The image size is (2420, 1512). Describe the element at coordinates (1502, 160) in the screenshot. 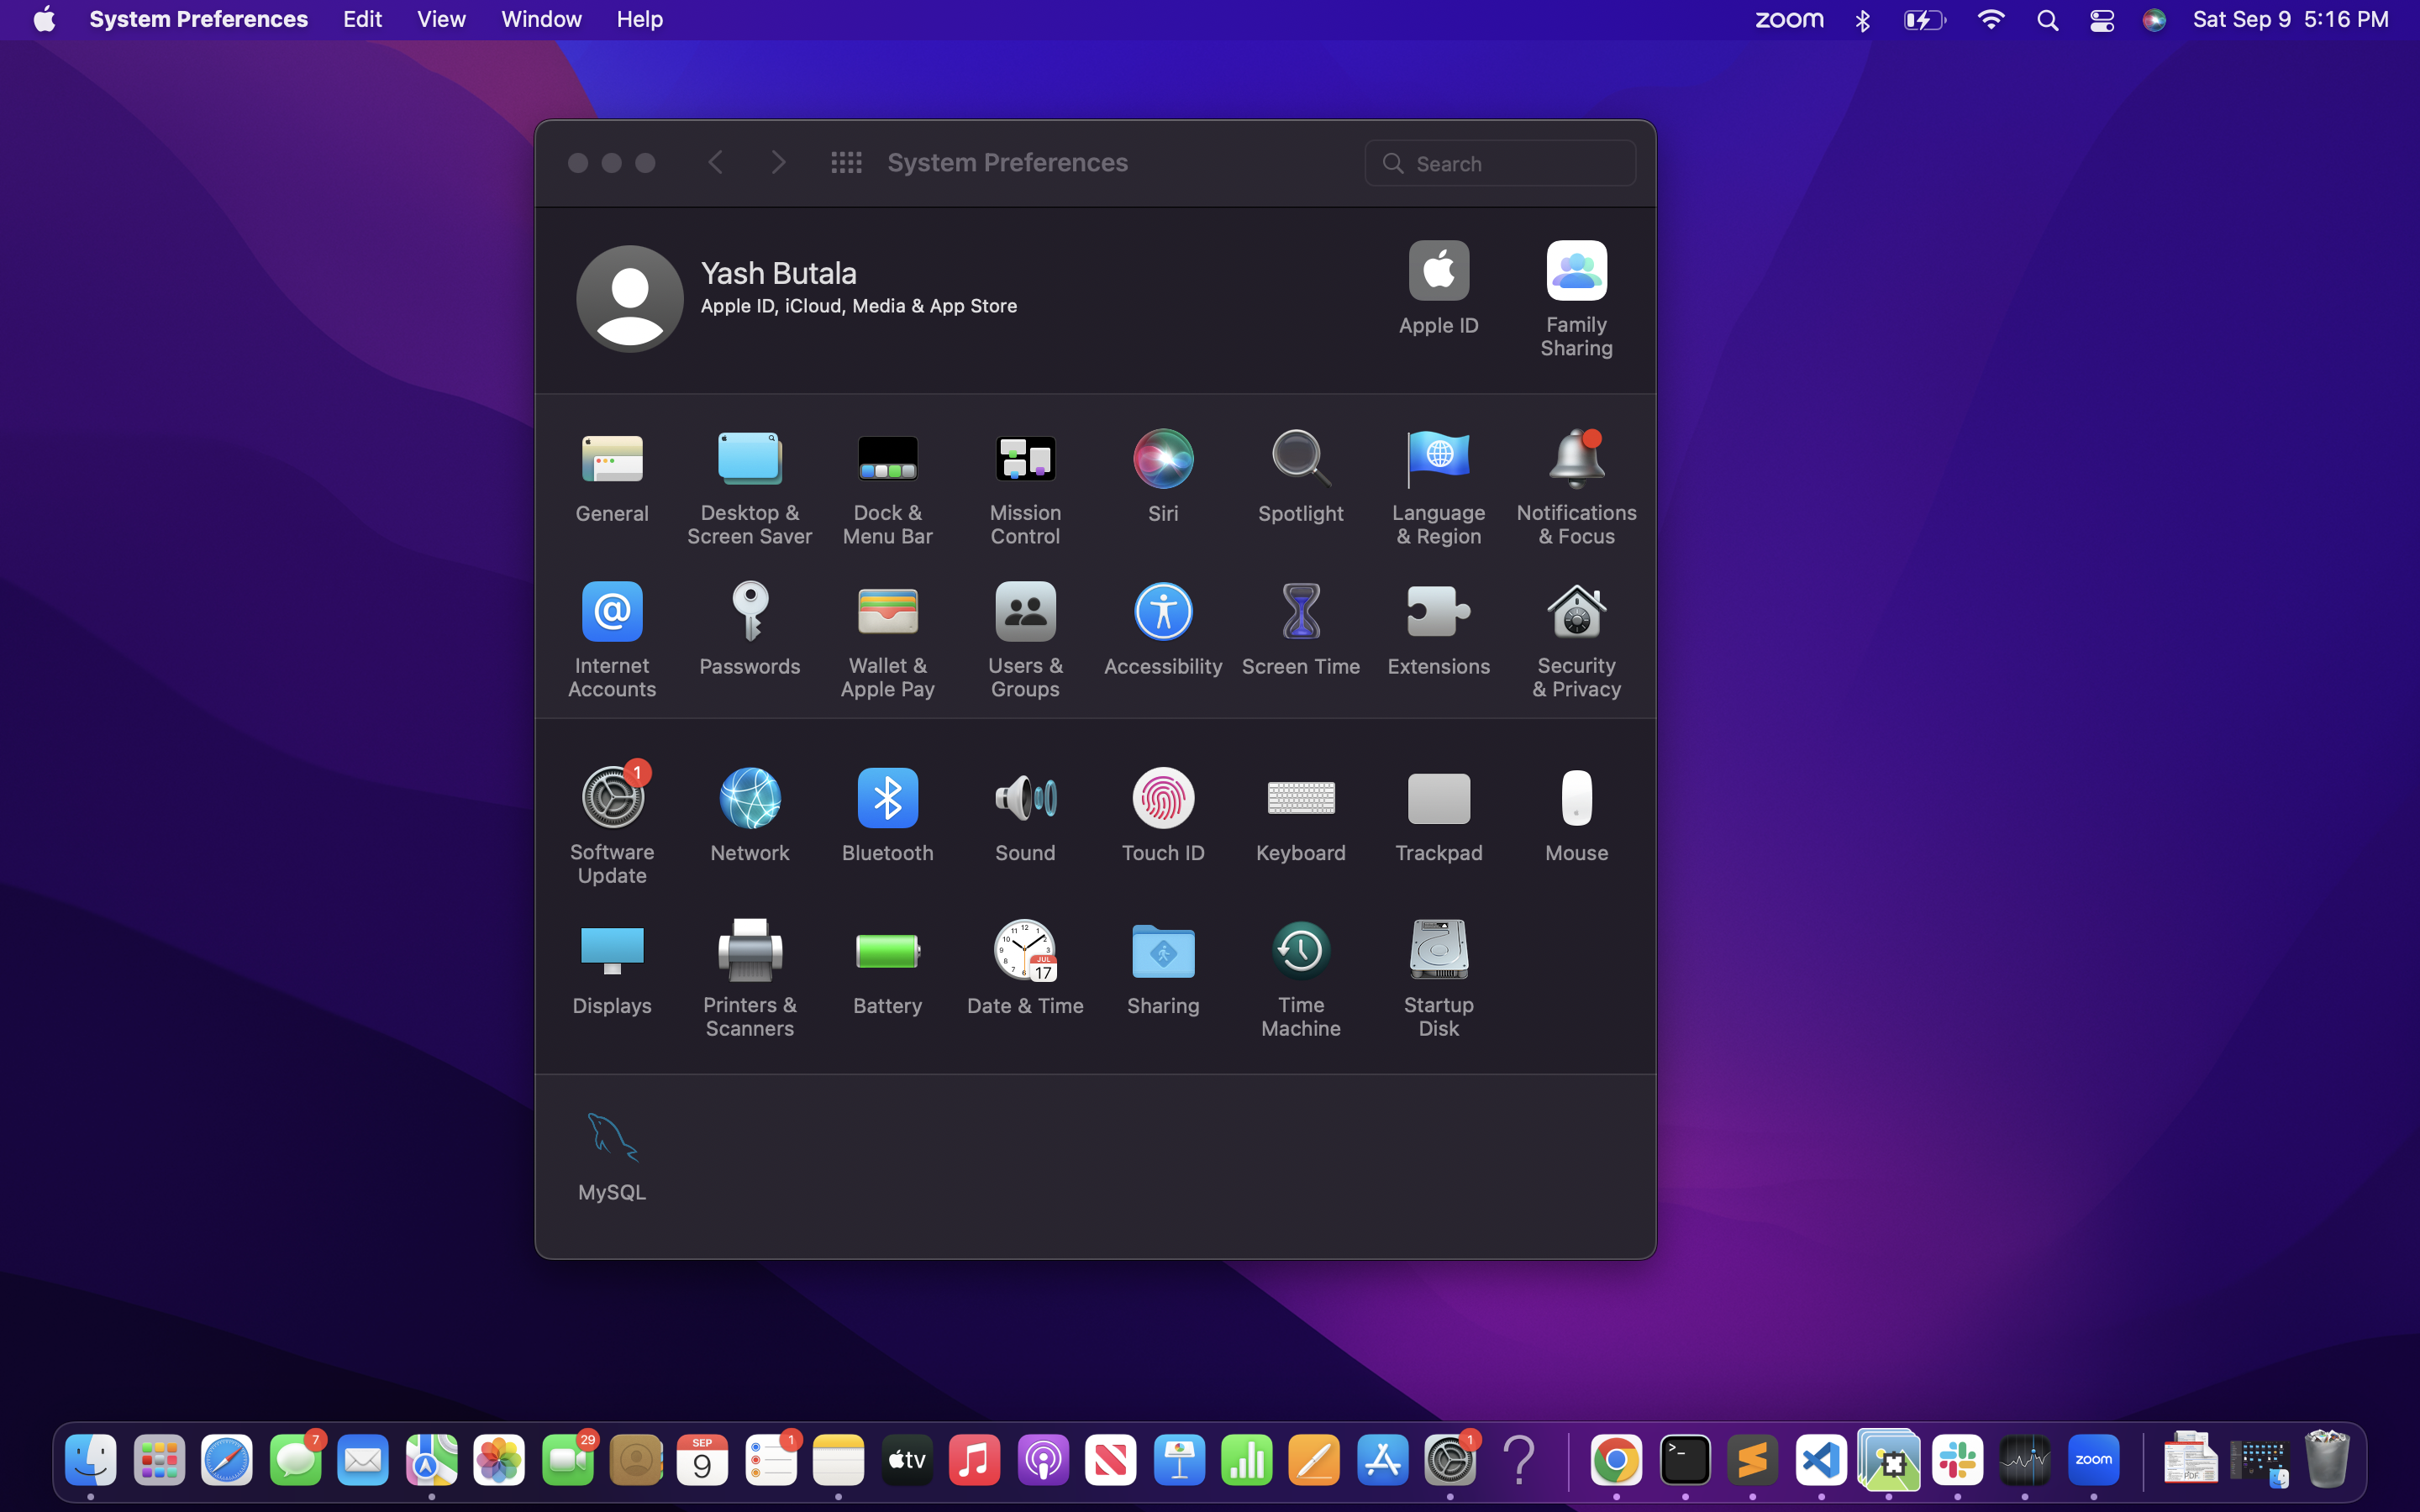

I see `Use search bar to access the application setting` at that location.